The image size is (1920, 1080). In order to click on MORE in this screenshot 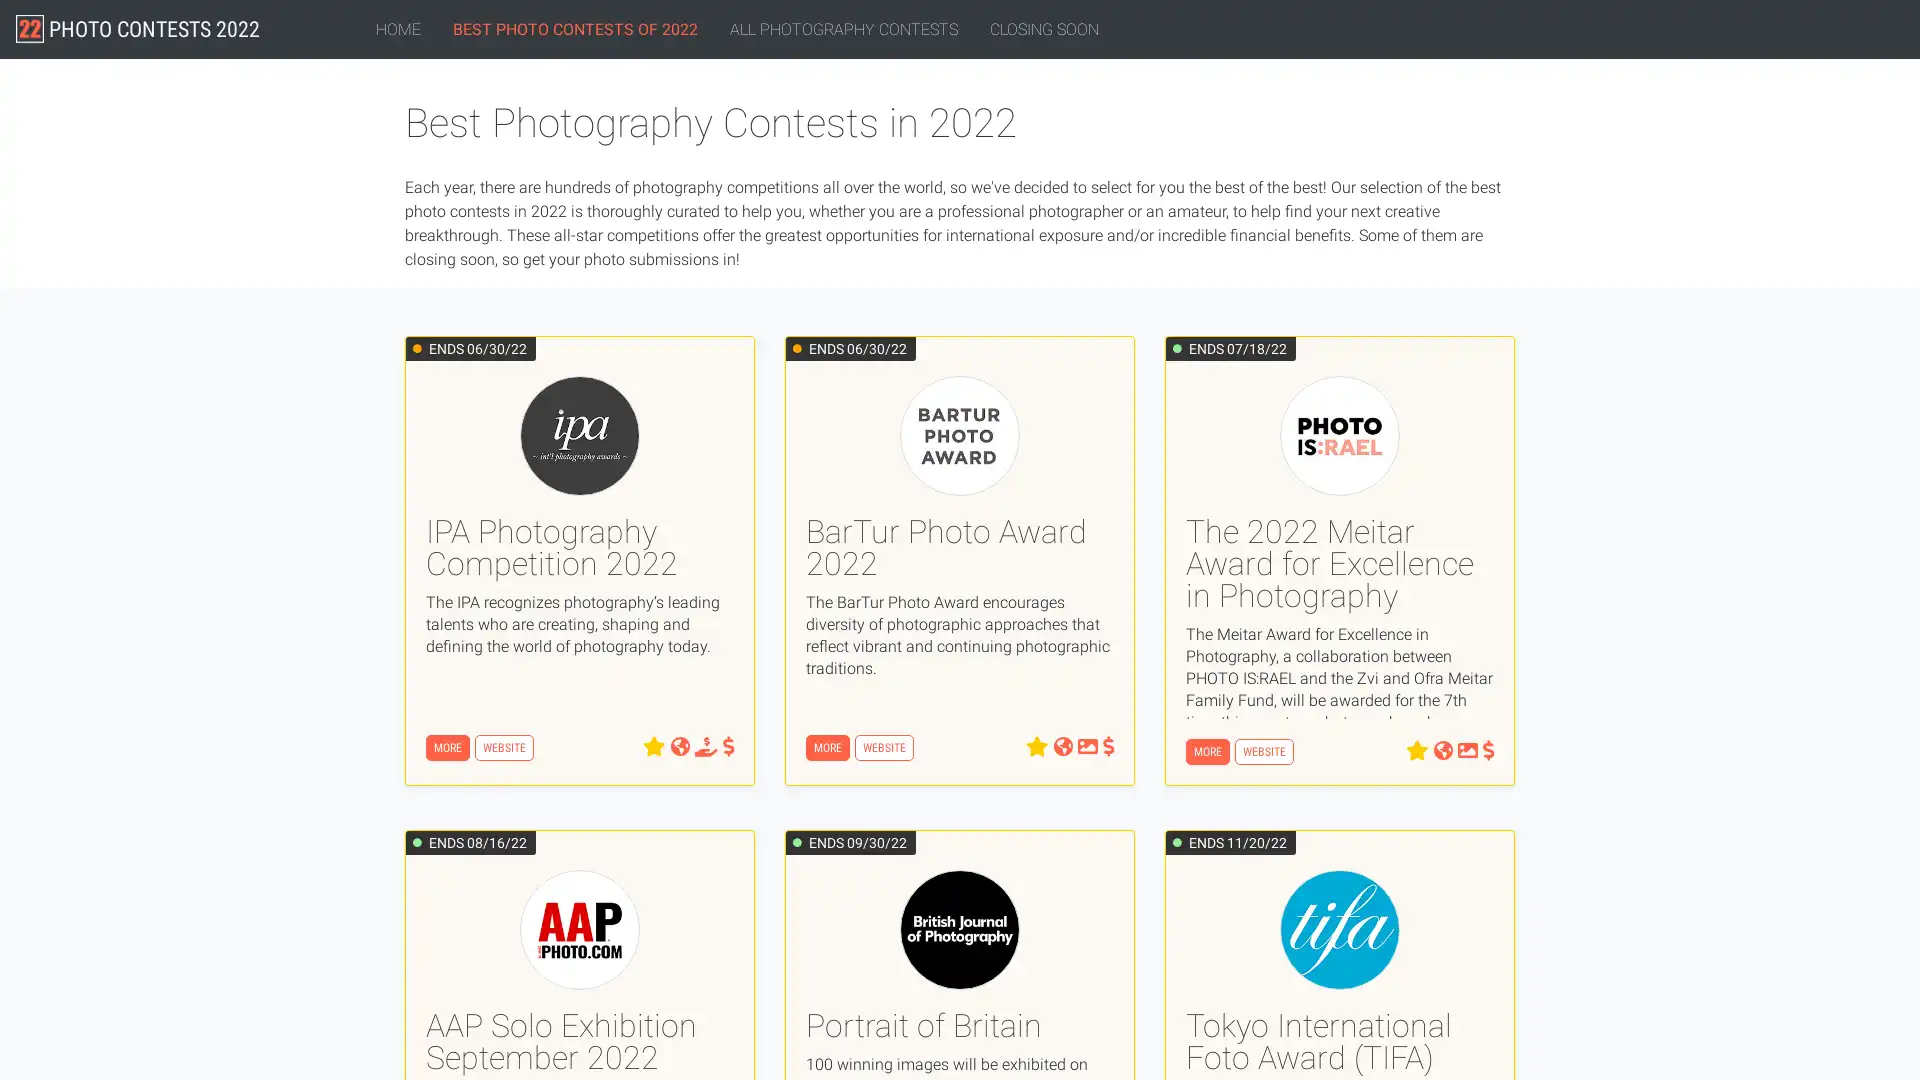, I will do `click(446, 748)`.